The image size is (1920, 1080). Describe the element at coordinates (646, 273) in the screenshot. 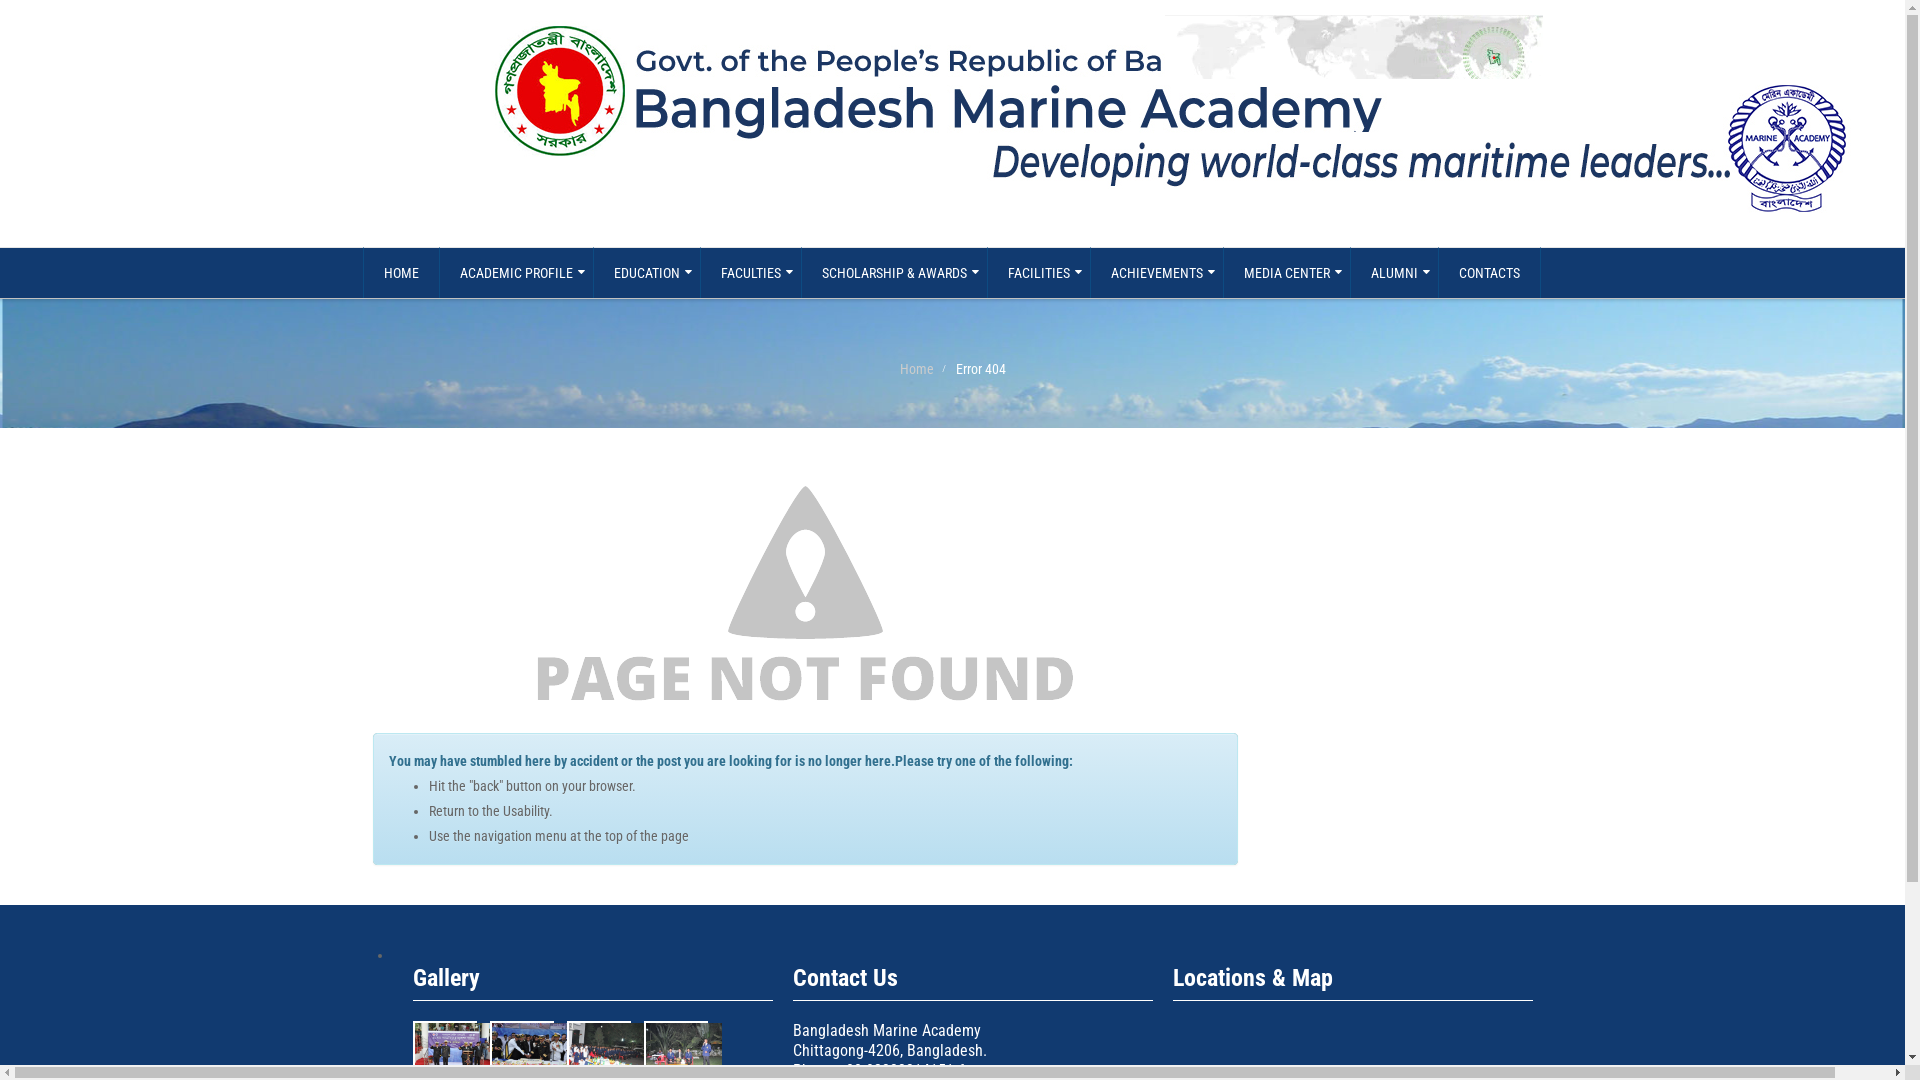

I see `'EDUCATION'` at that location.